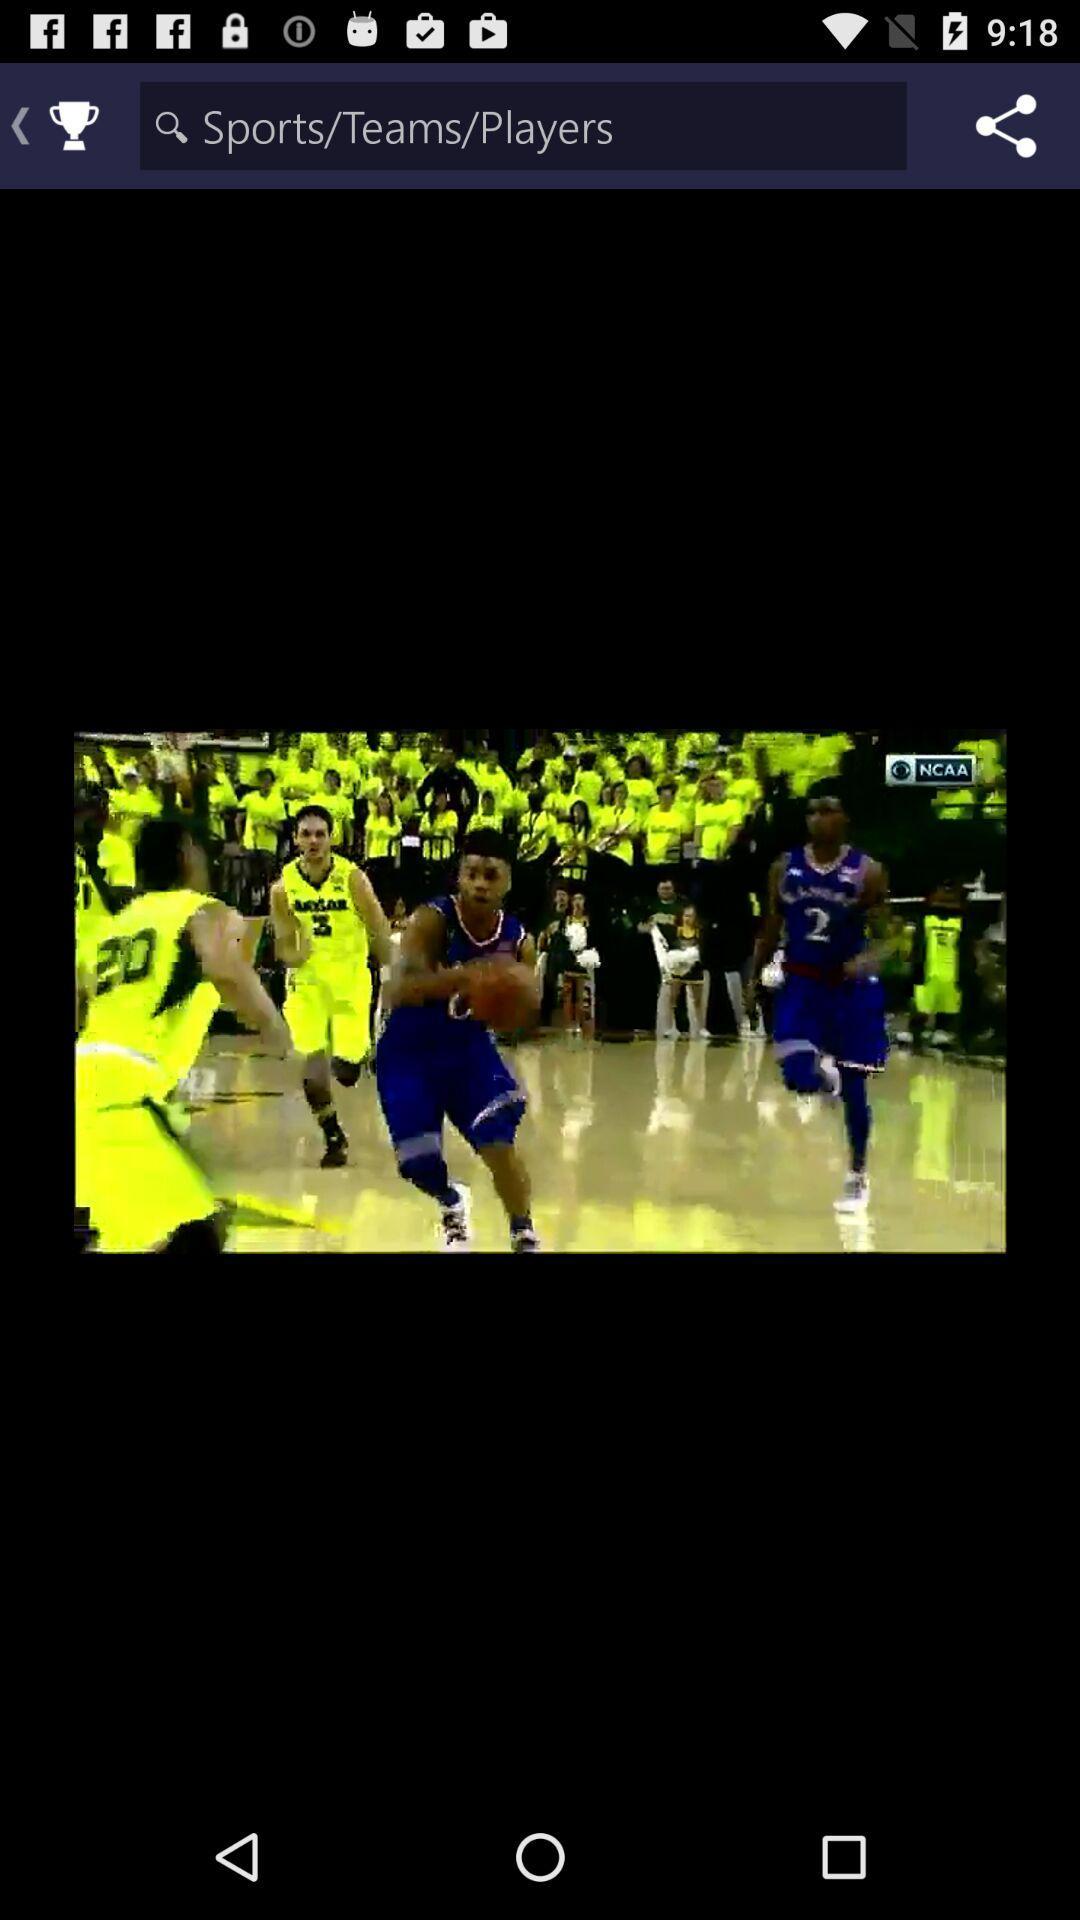  I want to click on searching area, so click(522, 124).